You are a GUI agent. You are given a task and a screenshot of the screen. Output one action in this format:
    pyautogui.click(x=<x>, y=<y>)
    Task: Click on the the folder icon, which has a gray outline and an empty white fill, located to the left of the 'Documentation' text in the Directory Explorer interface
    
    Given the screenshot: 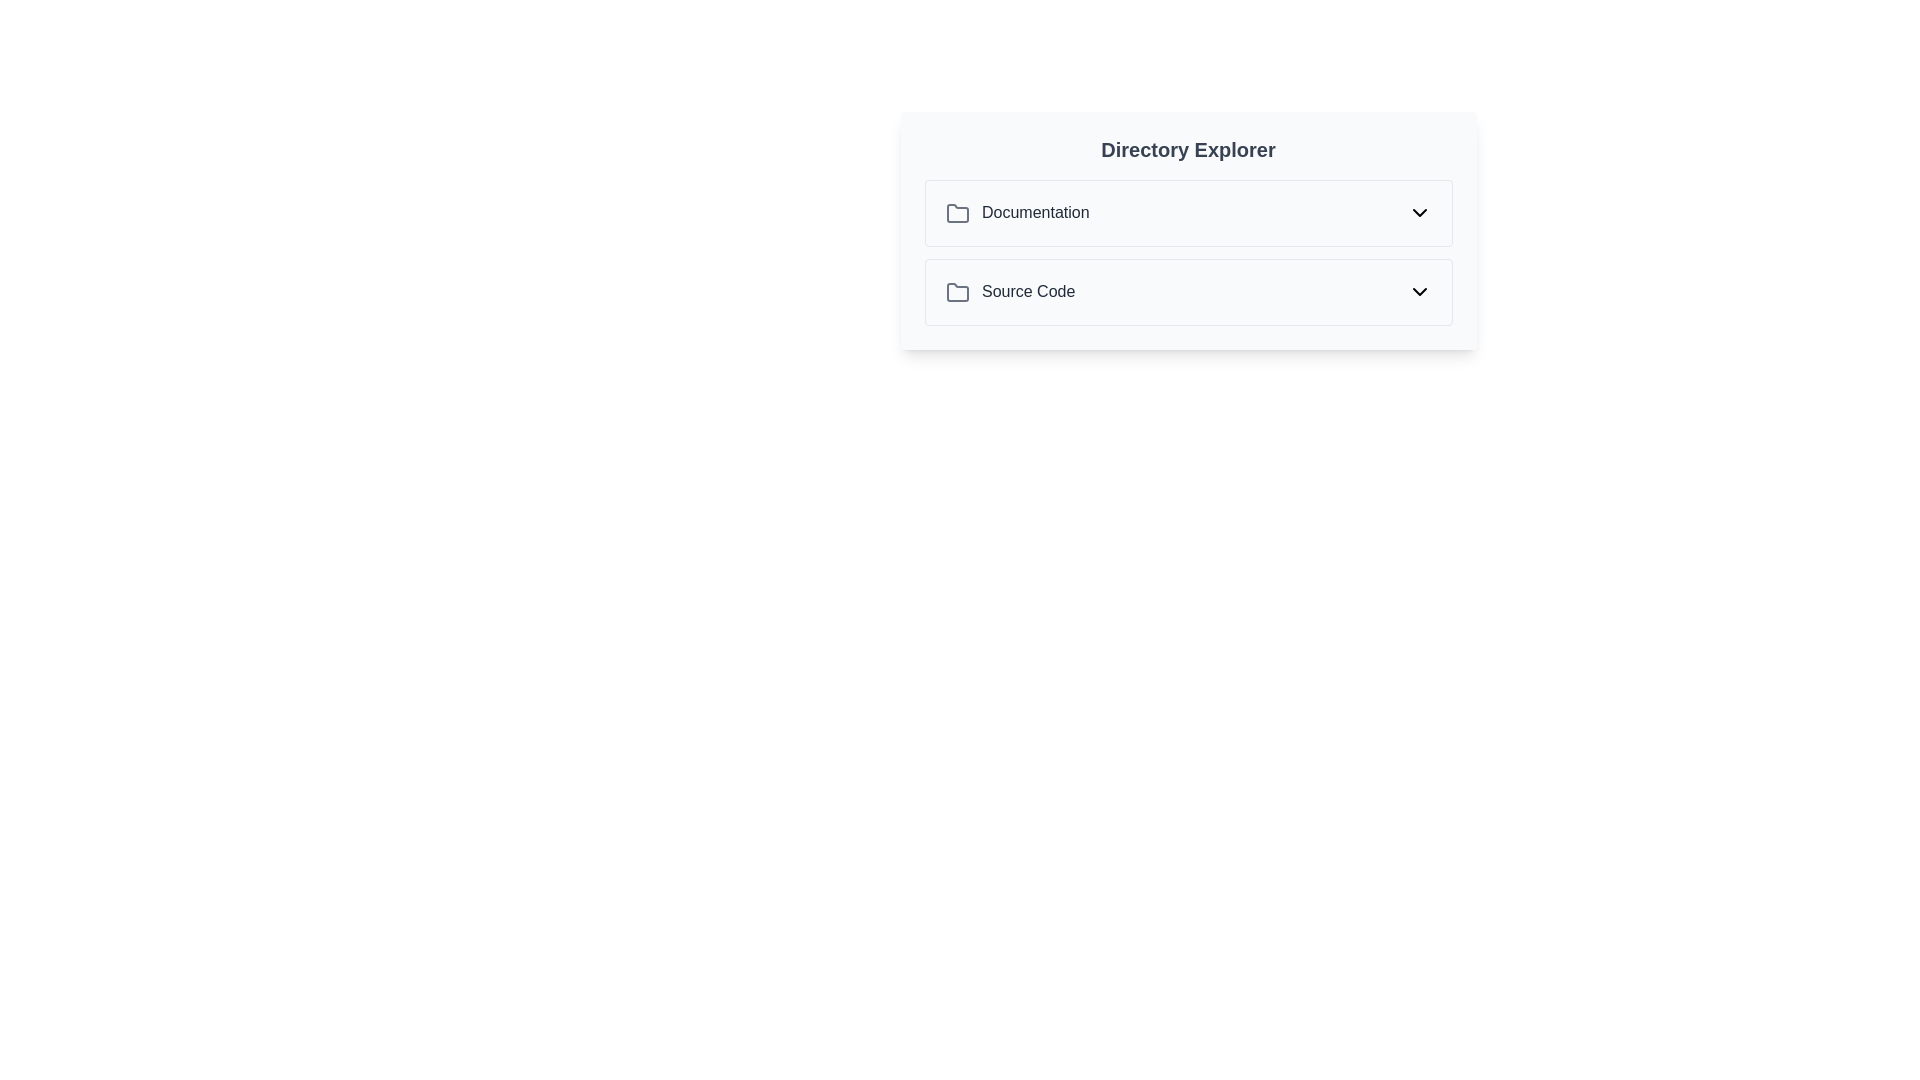 What is the action you would take?
    pyautogui.click(x=956, y=213)
    